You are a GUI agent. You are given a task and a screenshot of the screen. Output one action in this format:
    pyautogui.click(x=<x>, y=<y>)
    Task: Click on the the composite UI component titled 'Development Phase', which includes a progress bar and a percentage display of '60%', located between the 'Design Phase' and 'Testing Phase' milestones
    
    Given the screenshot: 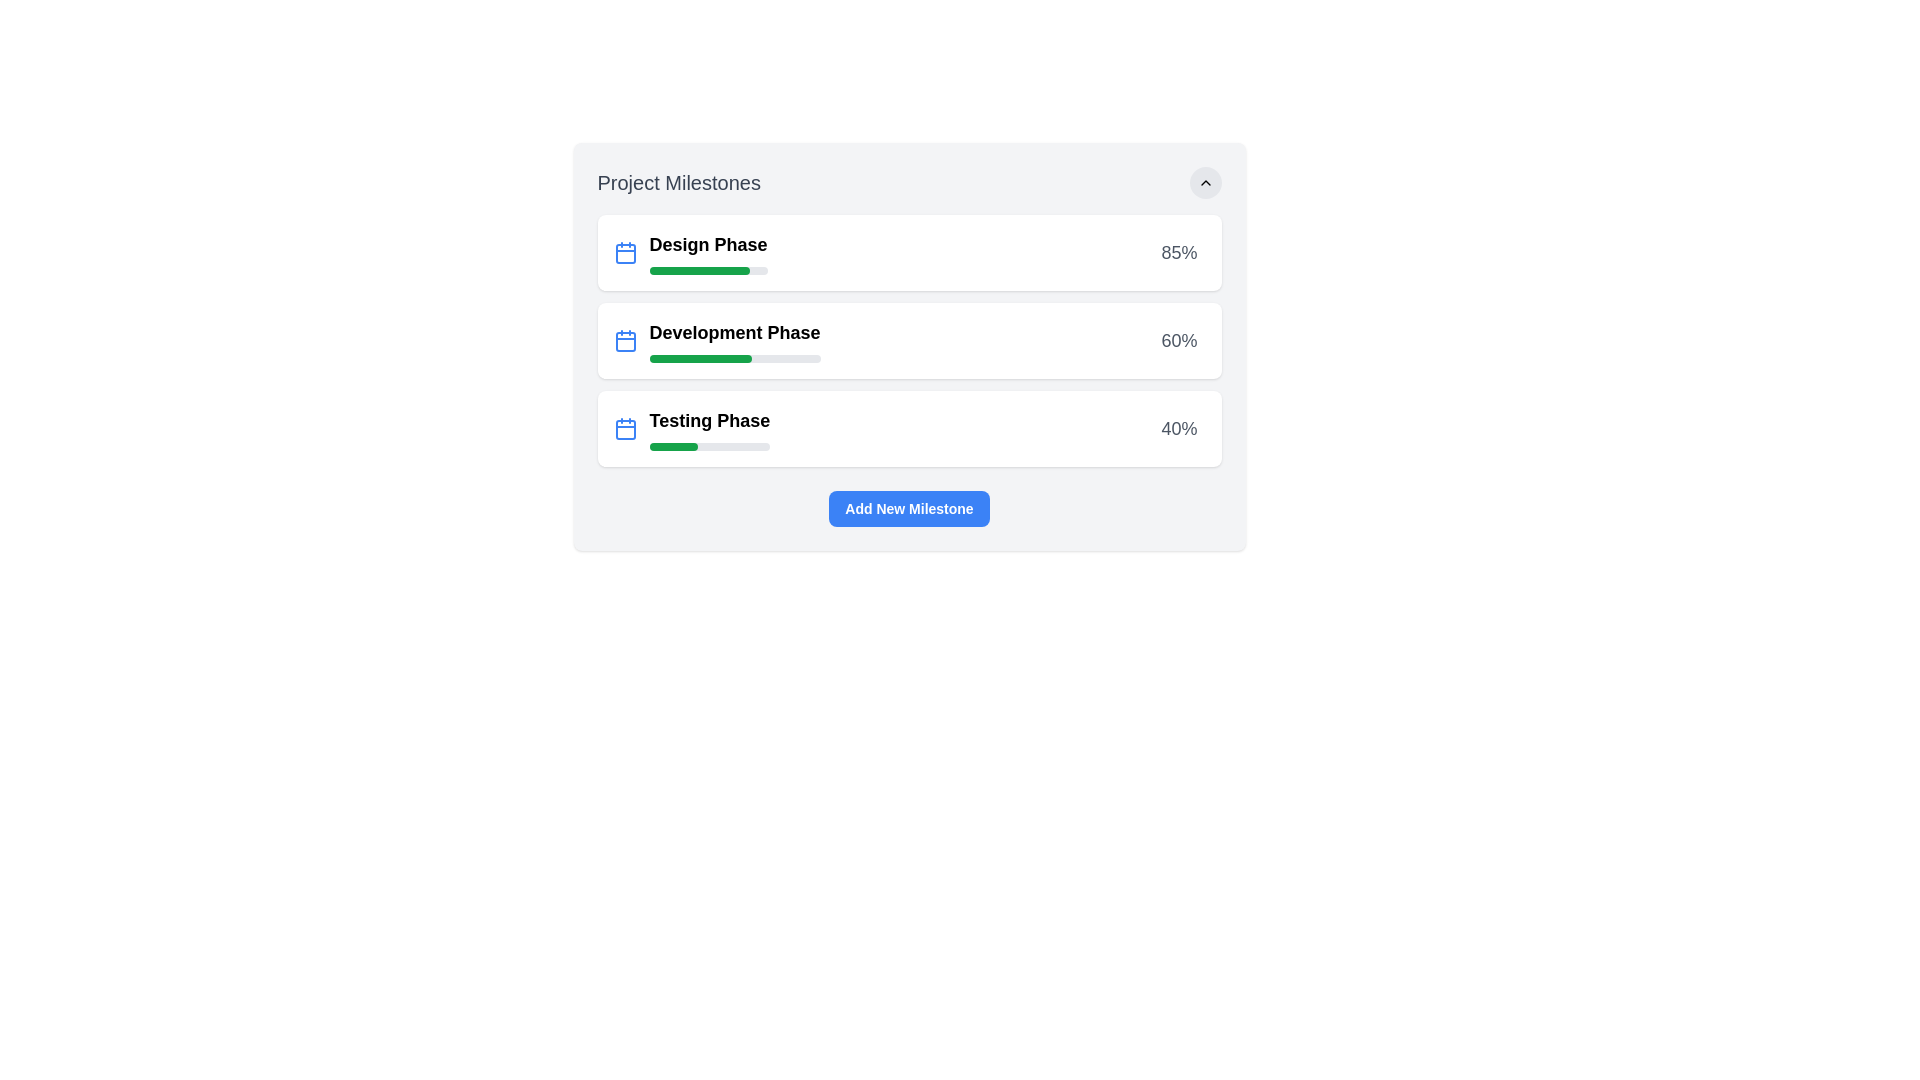 What is the action you would take?
    pyautogui.click(x=908, y=339)
    